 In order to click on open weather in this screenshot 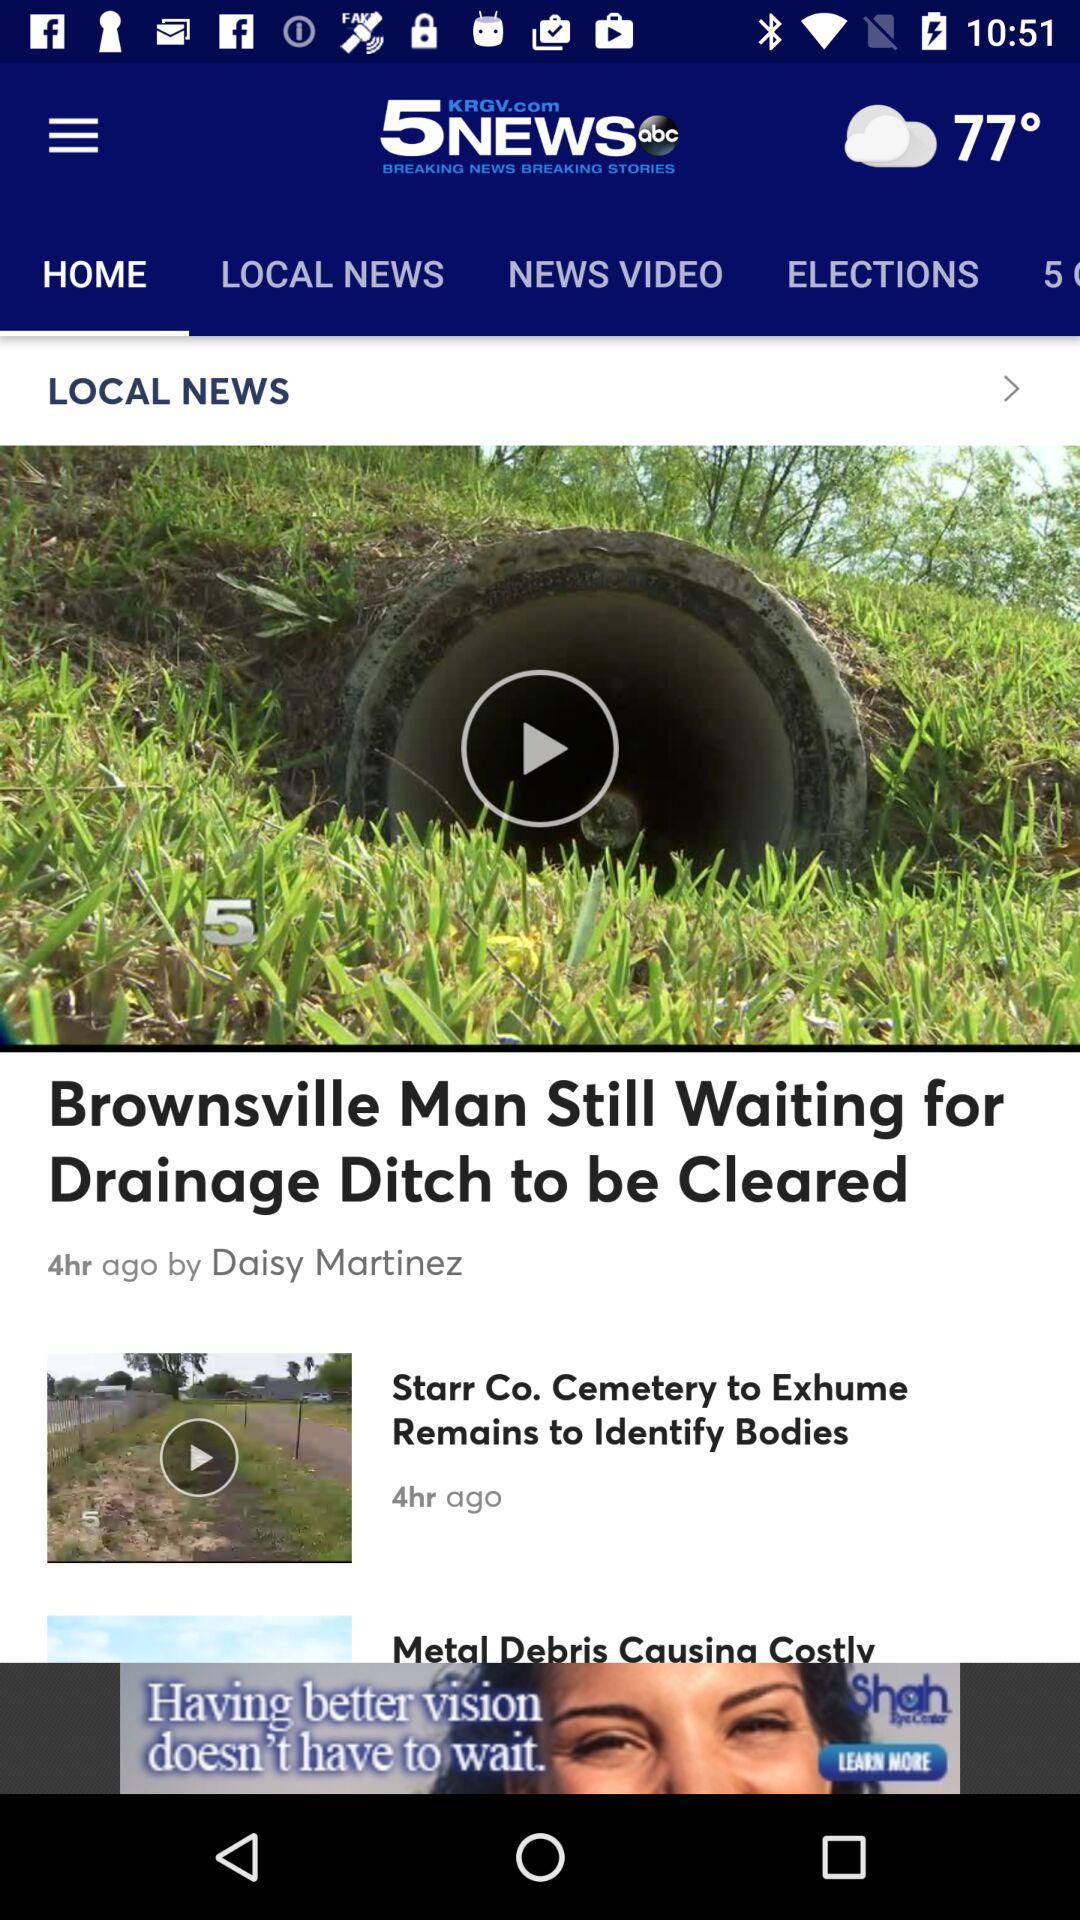, I will do `click(889, 135)`.